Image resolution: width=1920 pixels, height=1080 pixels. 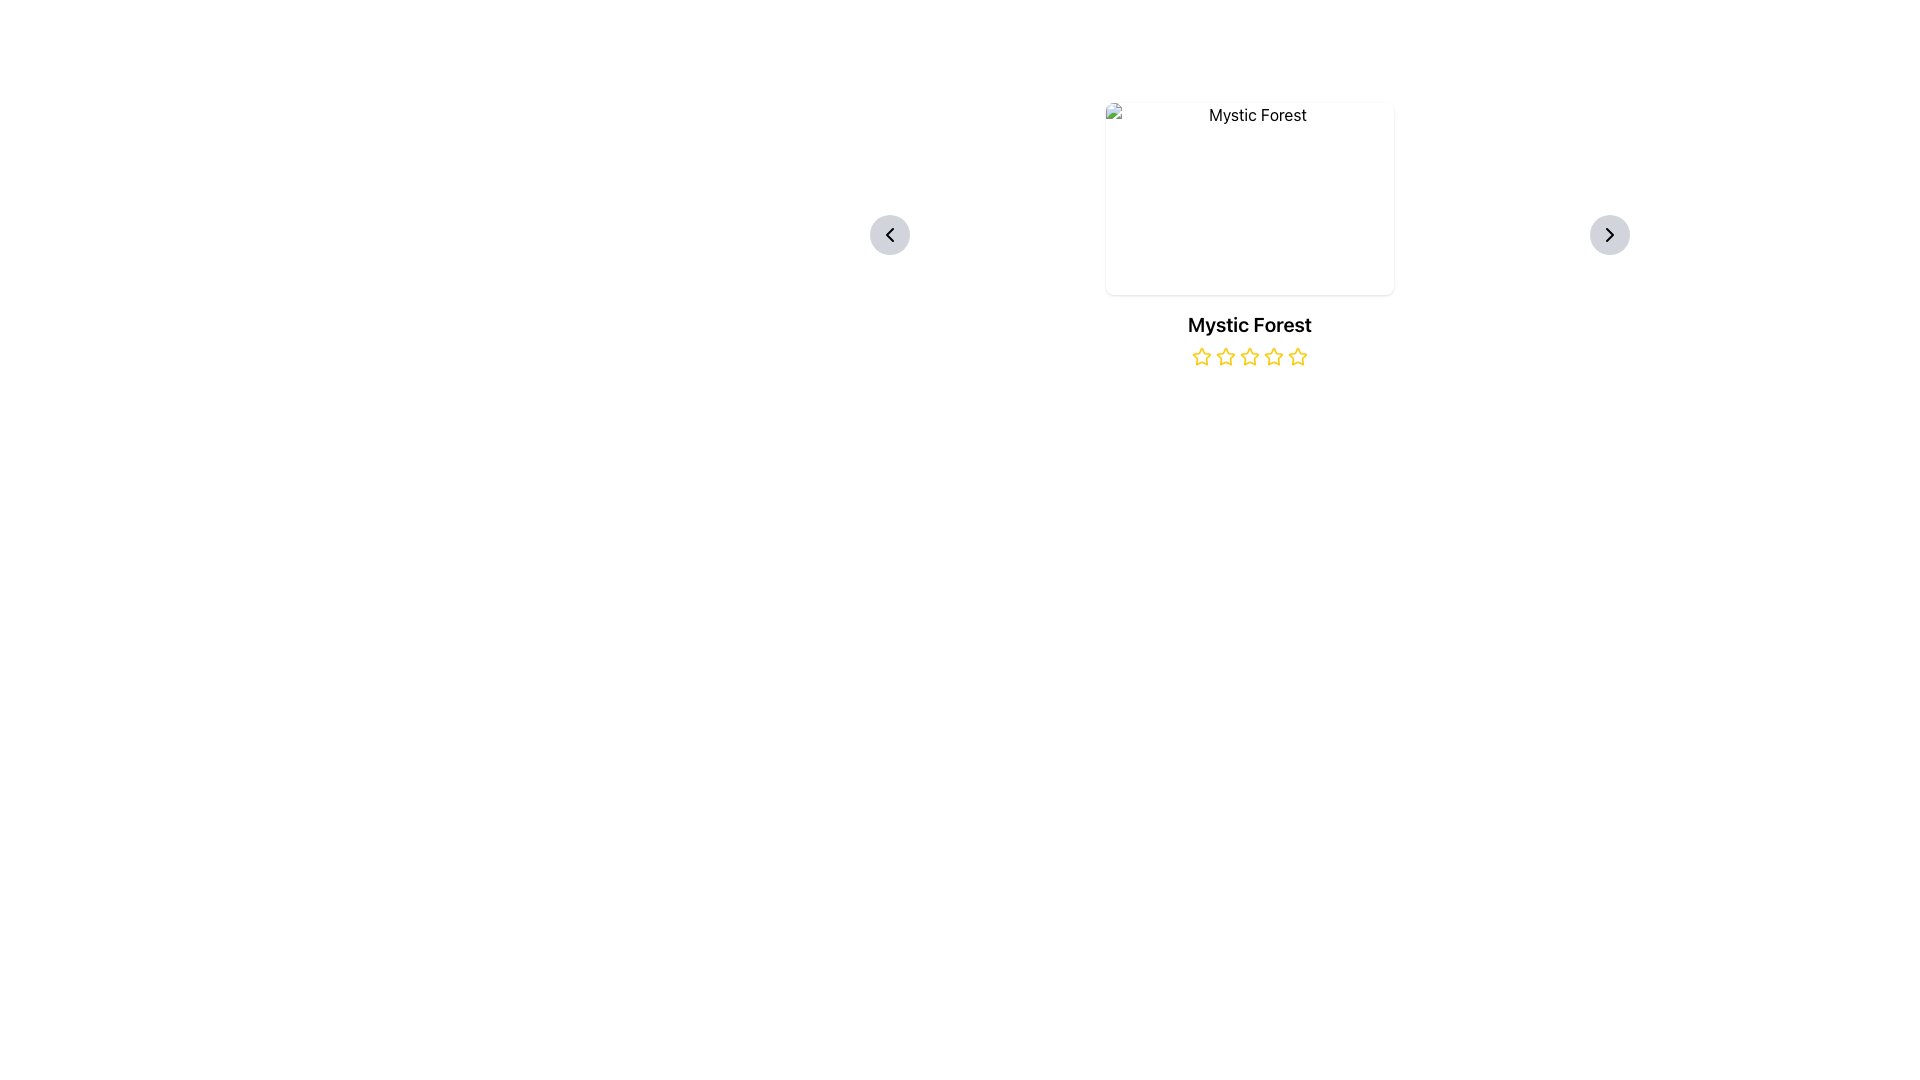 I want to click on the circular button with a gray background and a black left-pointing chevron icon, so click(x=888, y=234).